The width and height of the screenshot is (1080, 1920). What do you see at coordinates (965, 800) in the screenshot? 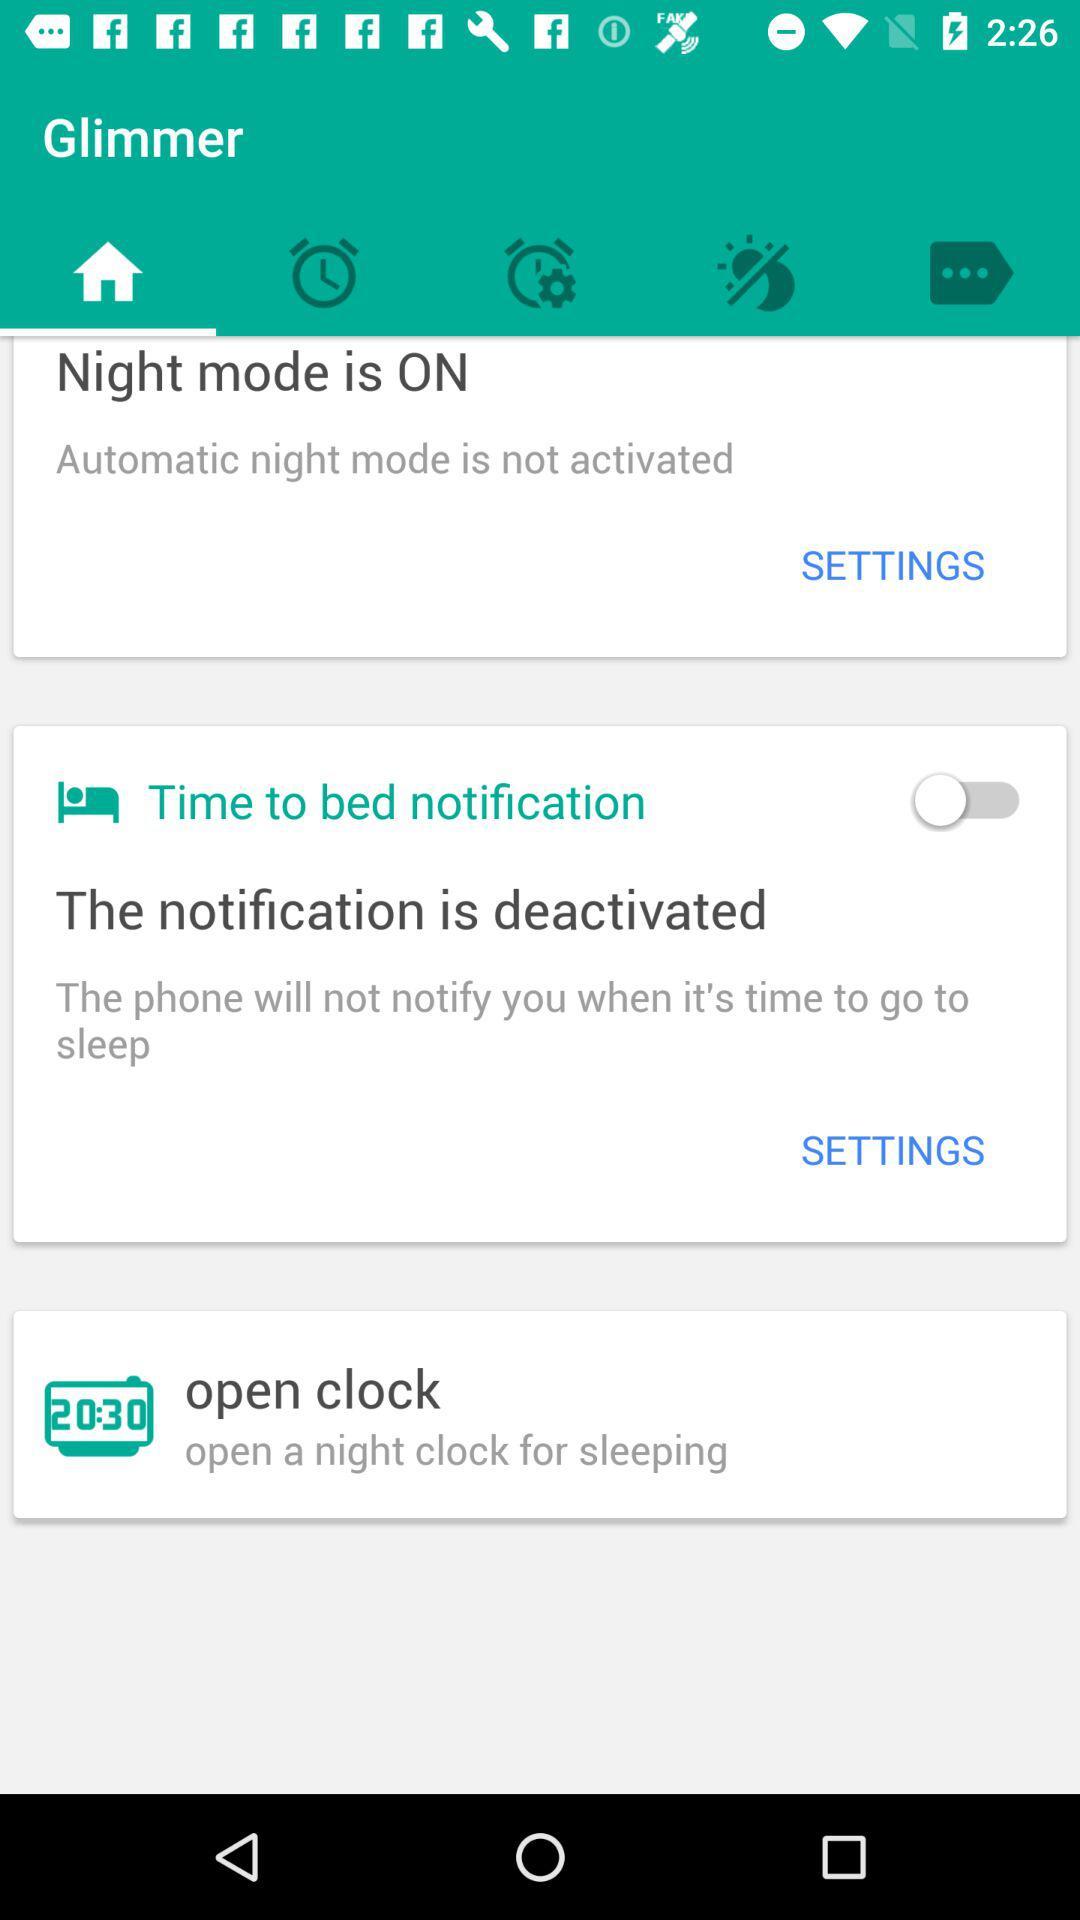
I see `icon next to time to bed` at bounding box center [965, 800].